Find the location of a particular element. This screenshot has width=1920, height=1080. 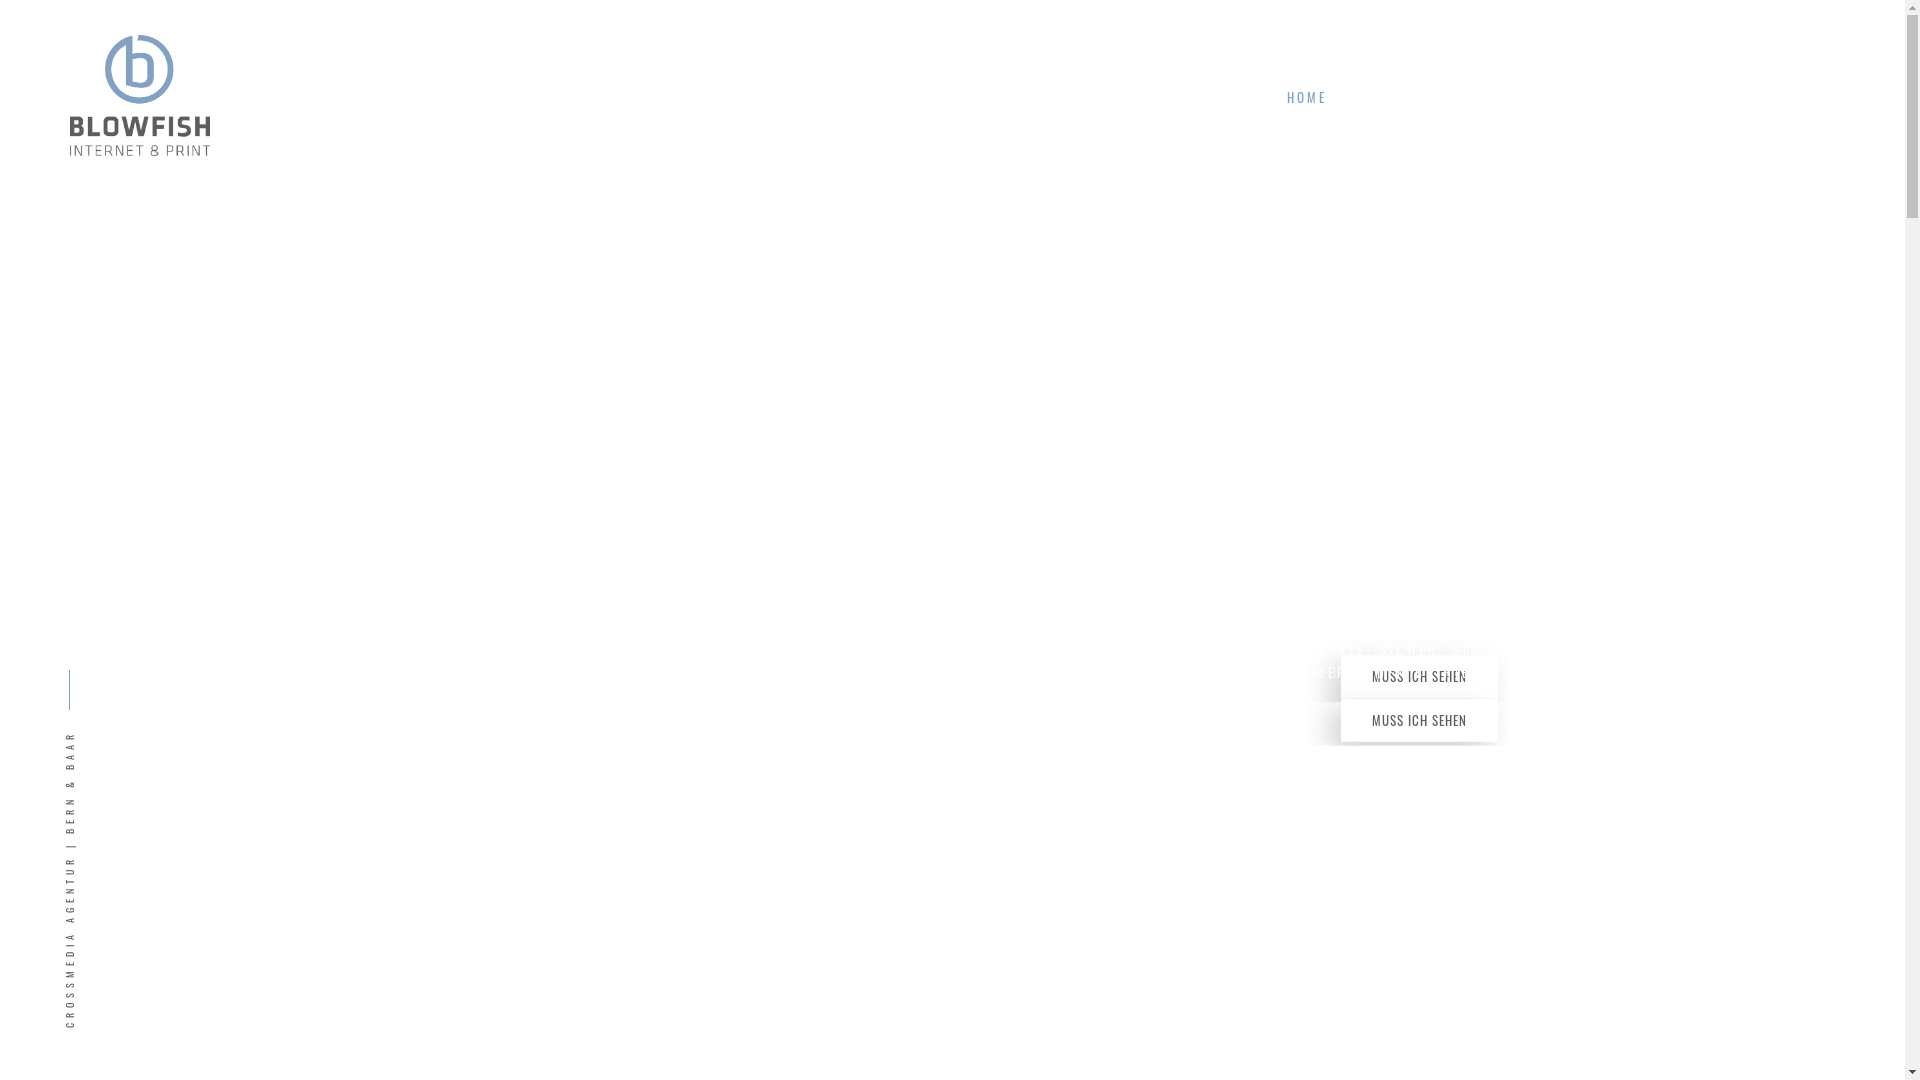

'HOME' is located at coordinates (1276, 97).